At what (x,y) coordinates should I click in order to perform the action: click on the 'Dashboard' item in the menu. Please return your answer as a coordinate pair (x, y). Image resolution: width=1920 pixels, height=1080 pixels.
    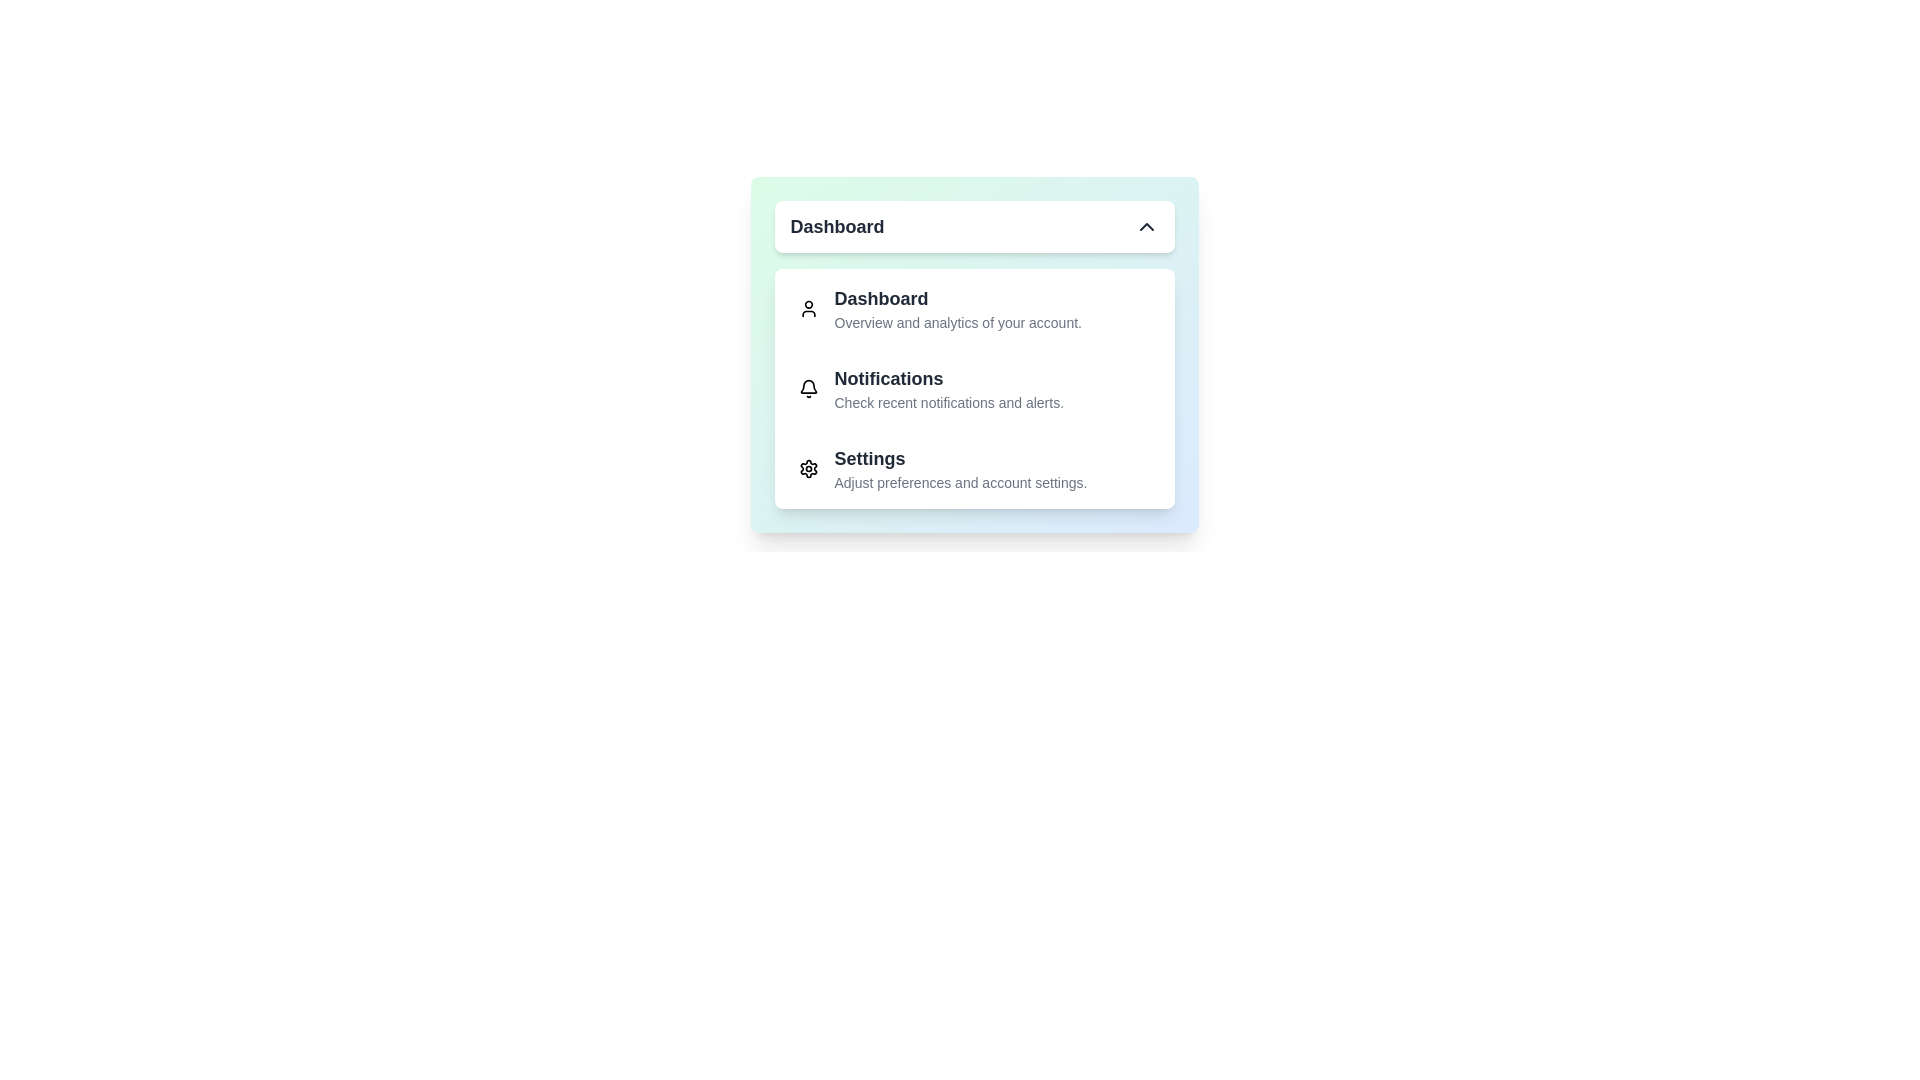
    Looking at the image, I should click on (974, 308).